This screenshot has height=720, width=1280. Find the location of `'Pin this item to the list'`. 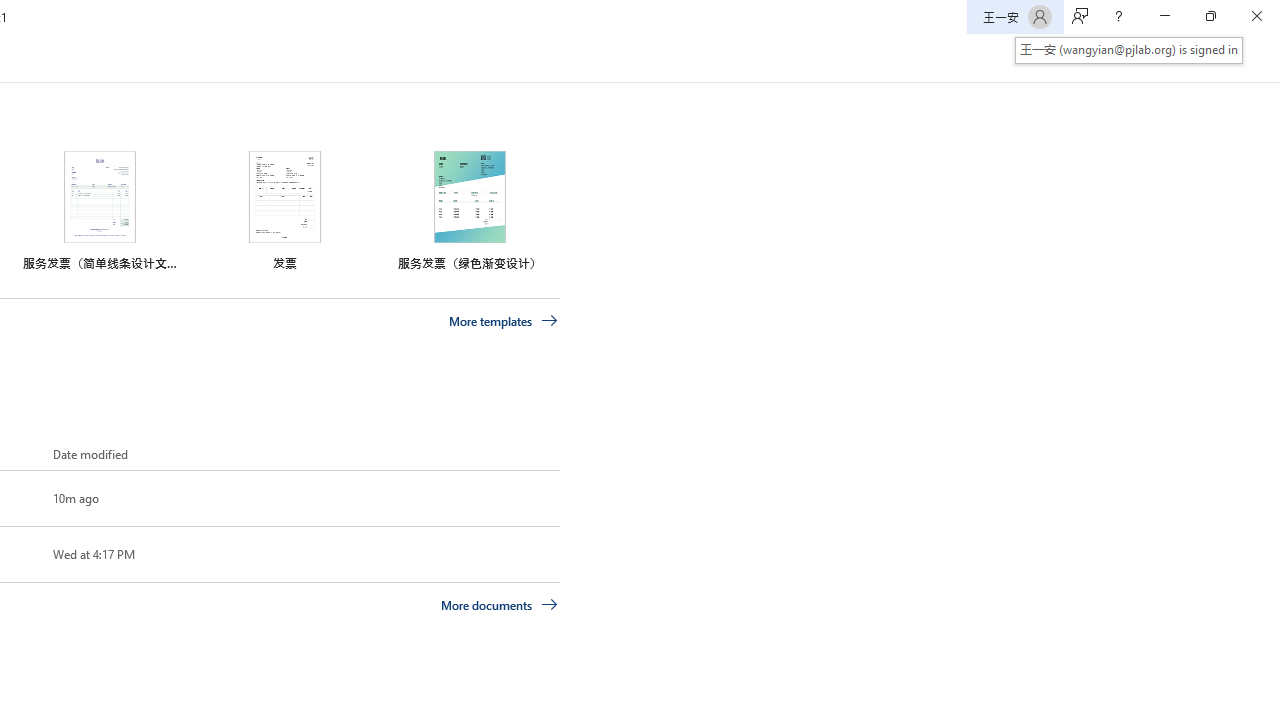

'Pin this item to the list' is located at coordinates (21, 554).